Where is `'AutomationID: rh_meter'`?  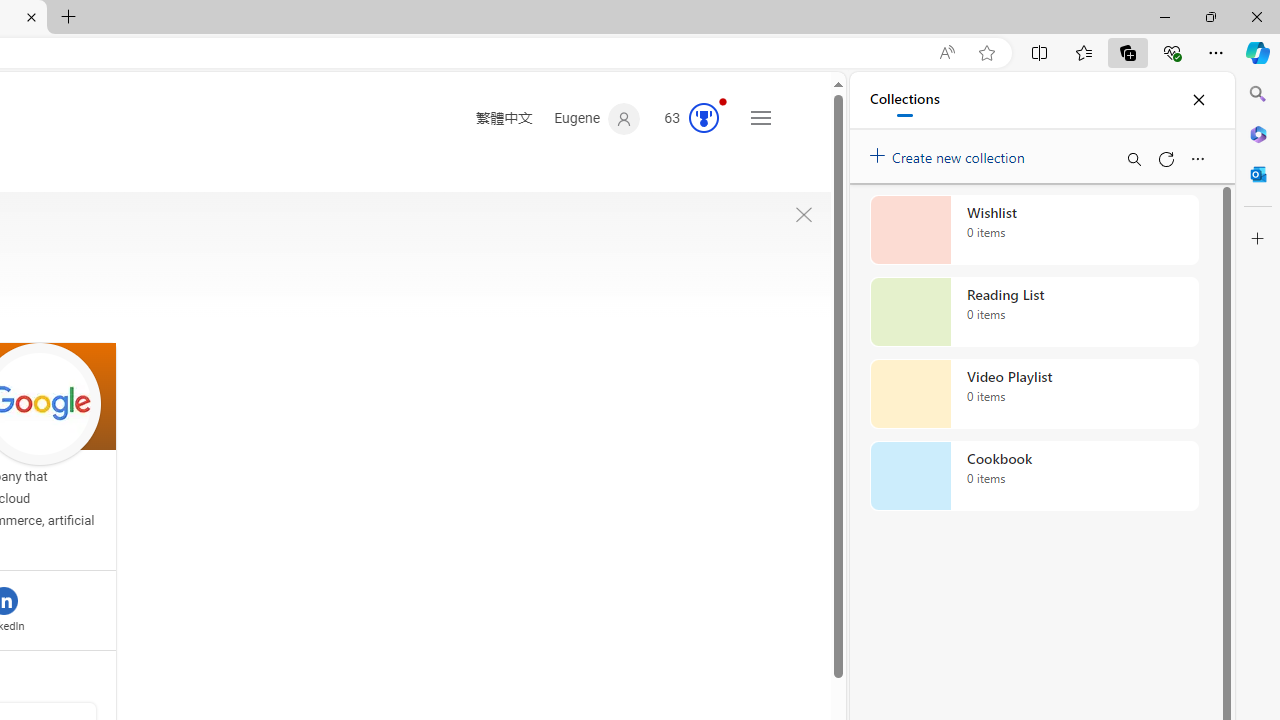
'AutomationID: rh_meter' is located at coordinates (704, 118).